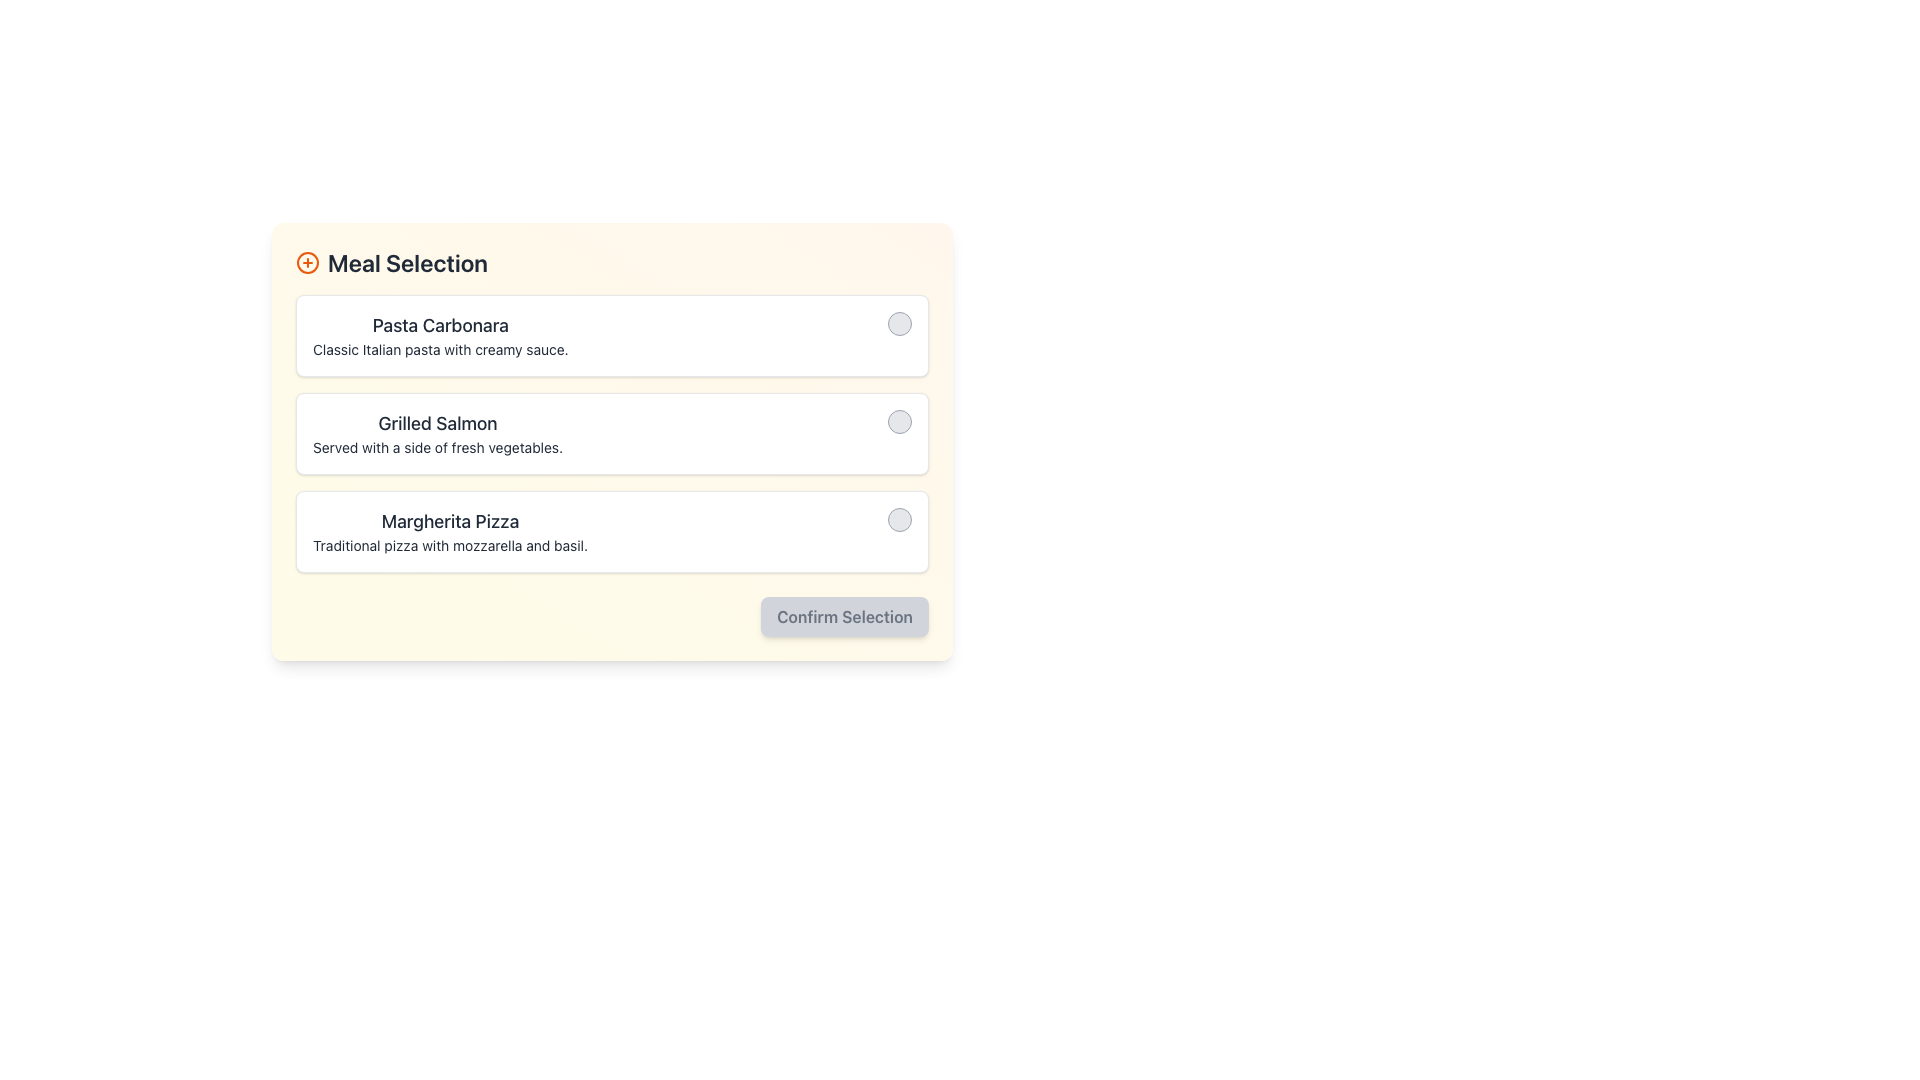 Image resolution: width=1920 pixels, height=1080 pixels. What do you see at coordinates (611, 433) in the screenshot?
I see `the grid layout containing selectable meal options` at bounding box center [611, 433].